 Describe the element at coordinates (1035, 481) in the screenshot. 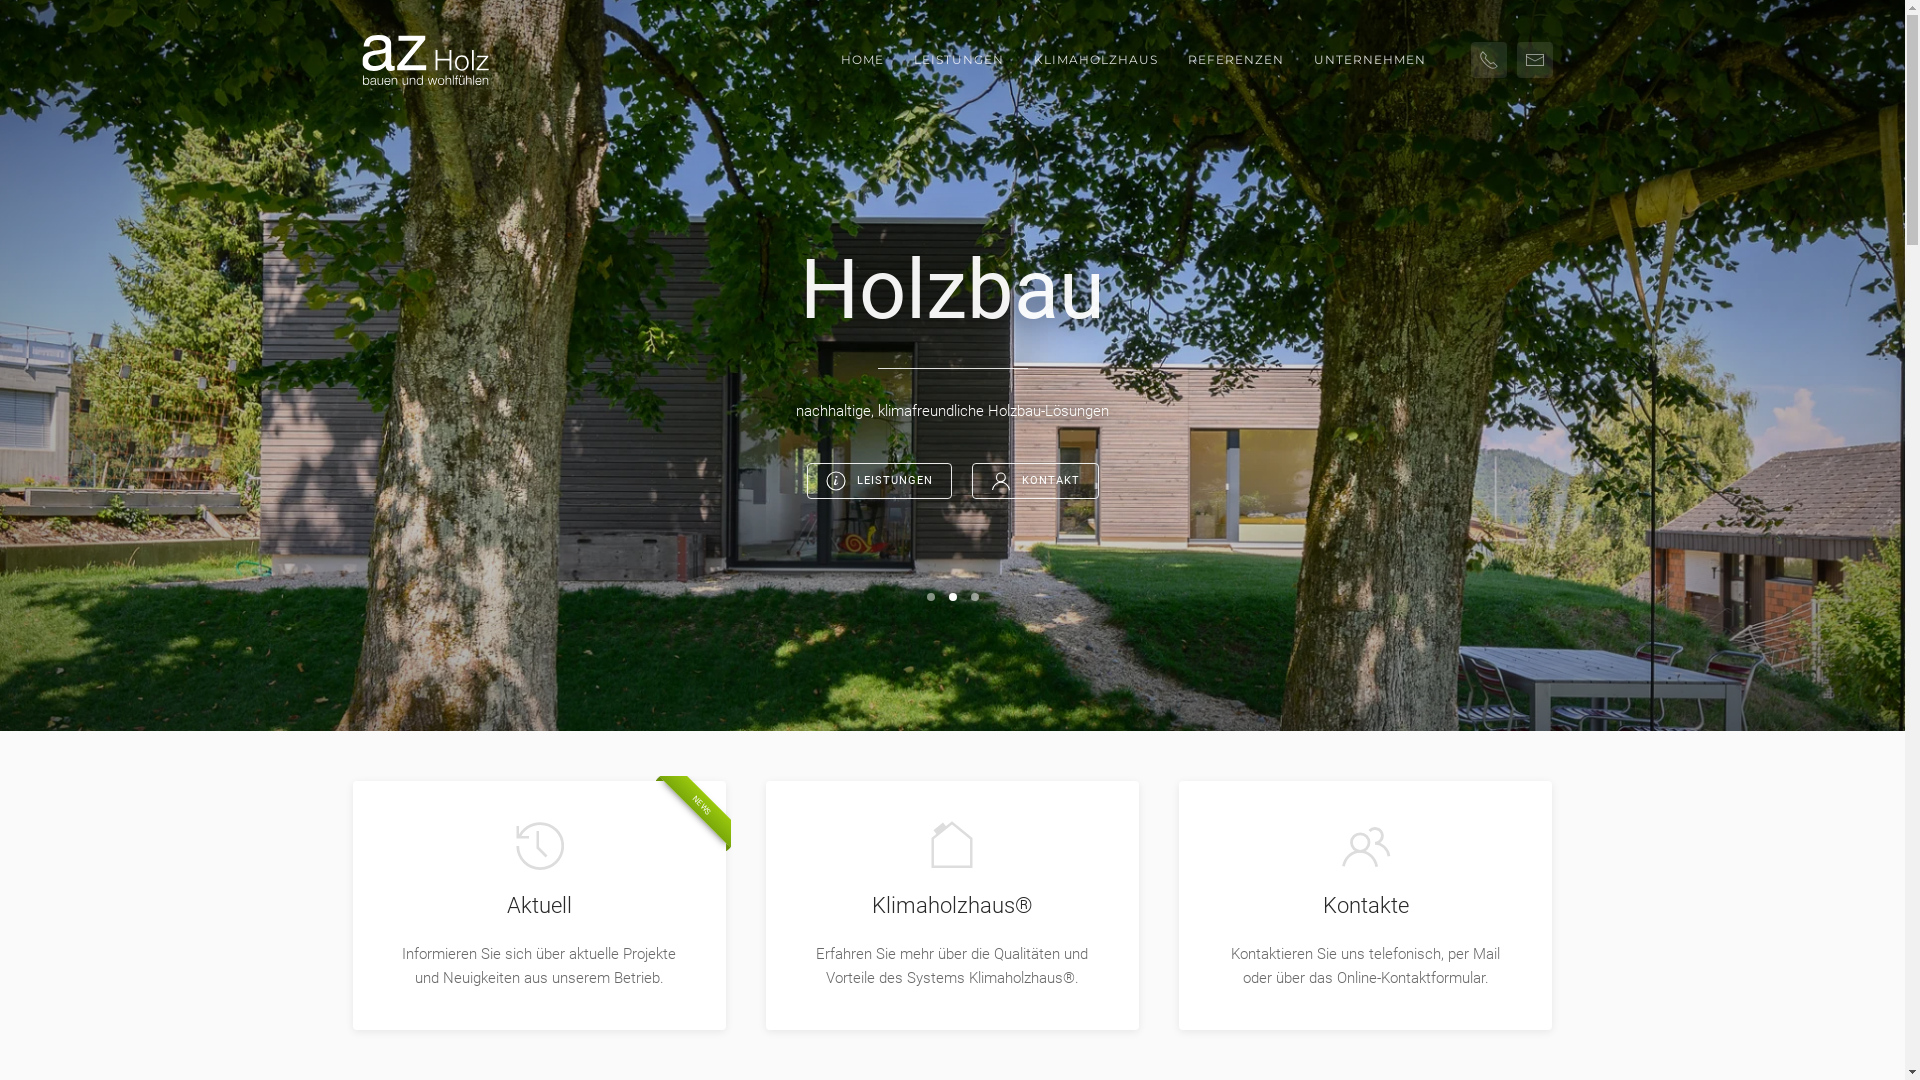

I see `'KONTAKT'` at that location.